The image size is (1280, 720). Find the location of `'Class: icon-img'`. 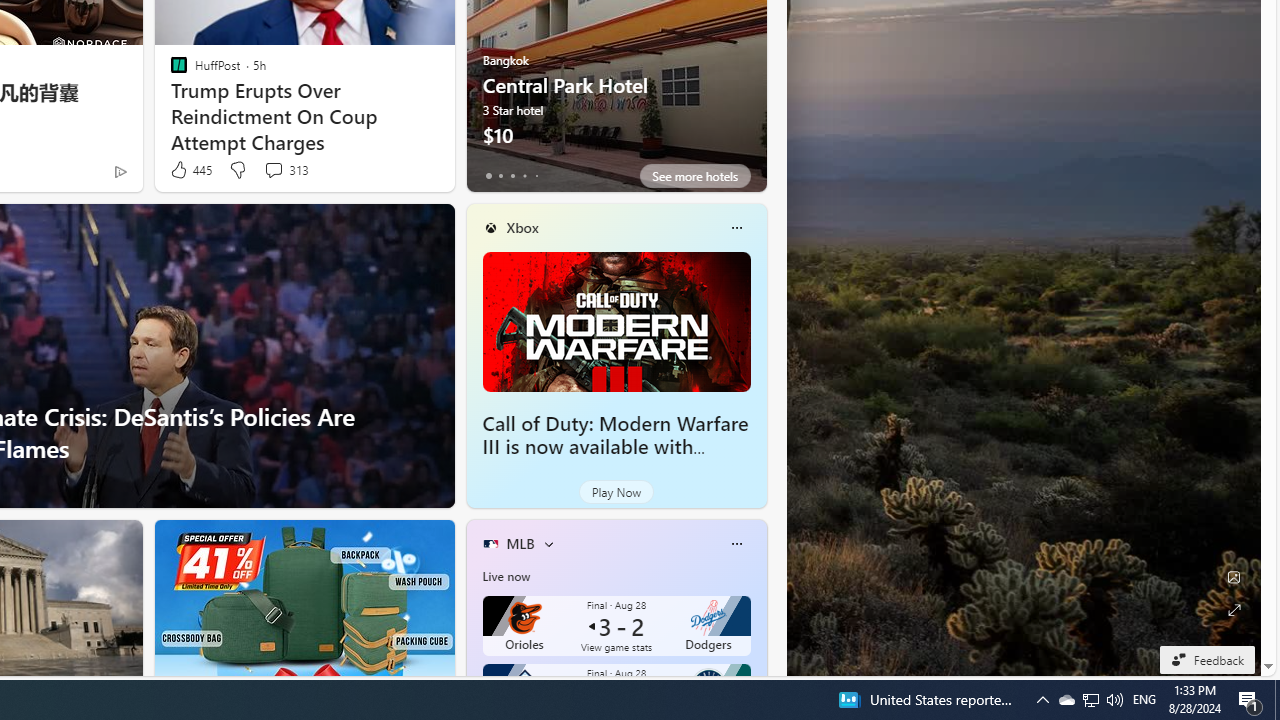

'Class: icon-img' is located at coordinates (735, 543).